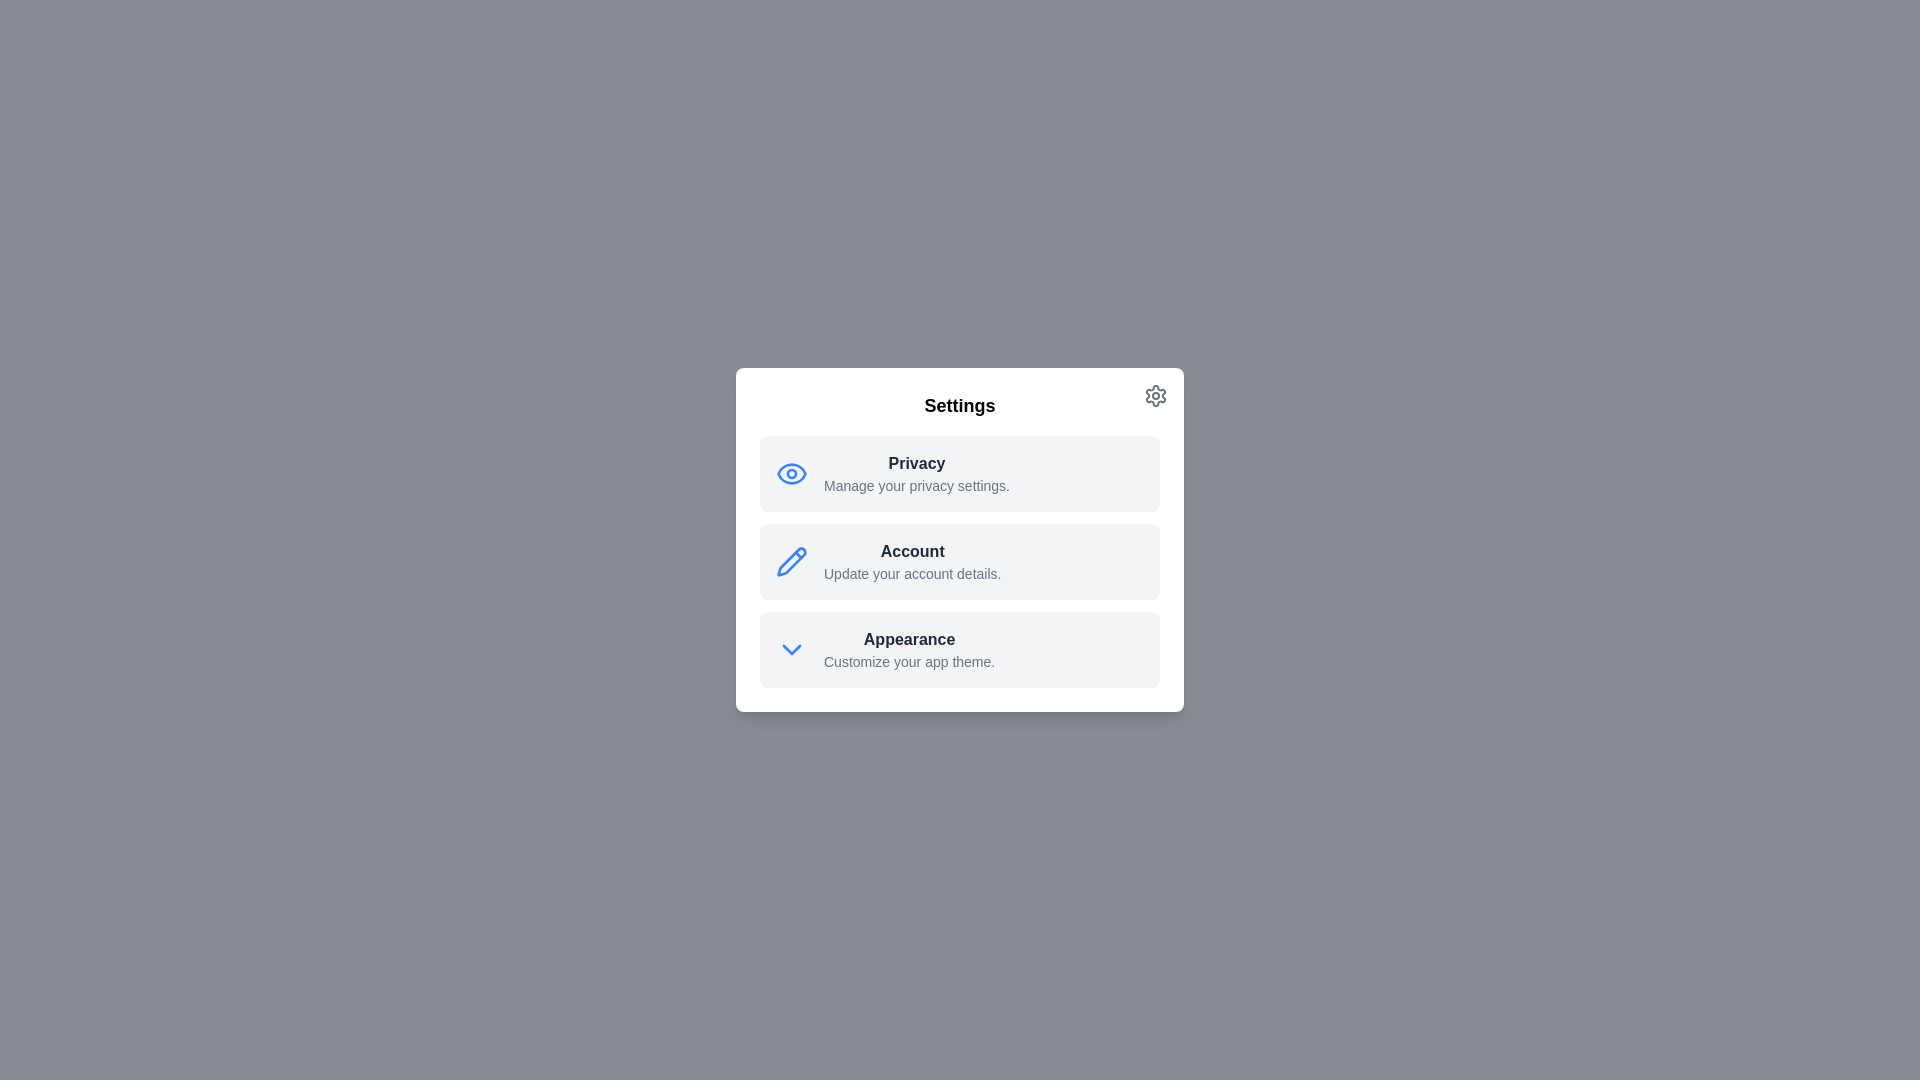  What do you see at coordinates (960, 474) in the screenshot?
I see `the desired setting: Privacy` at bounding box center [960, 474].